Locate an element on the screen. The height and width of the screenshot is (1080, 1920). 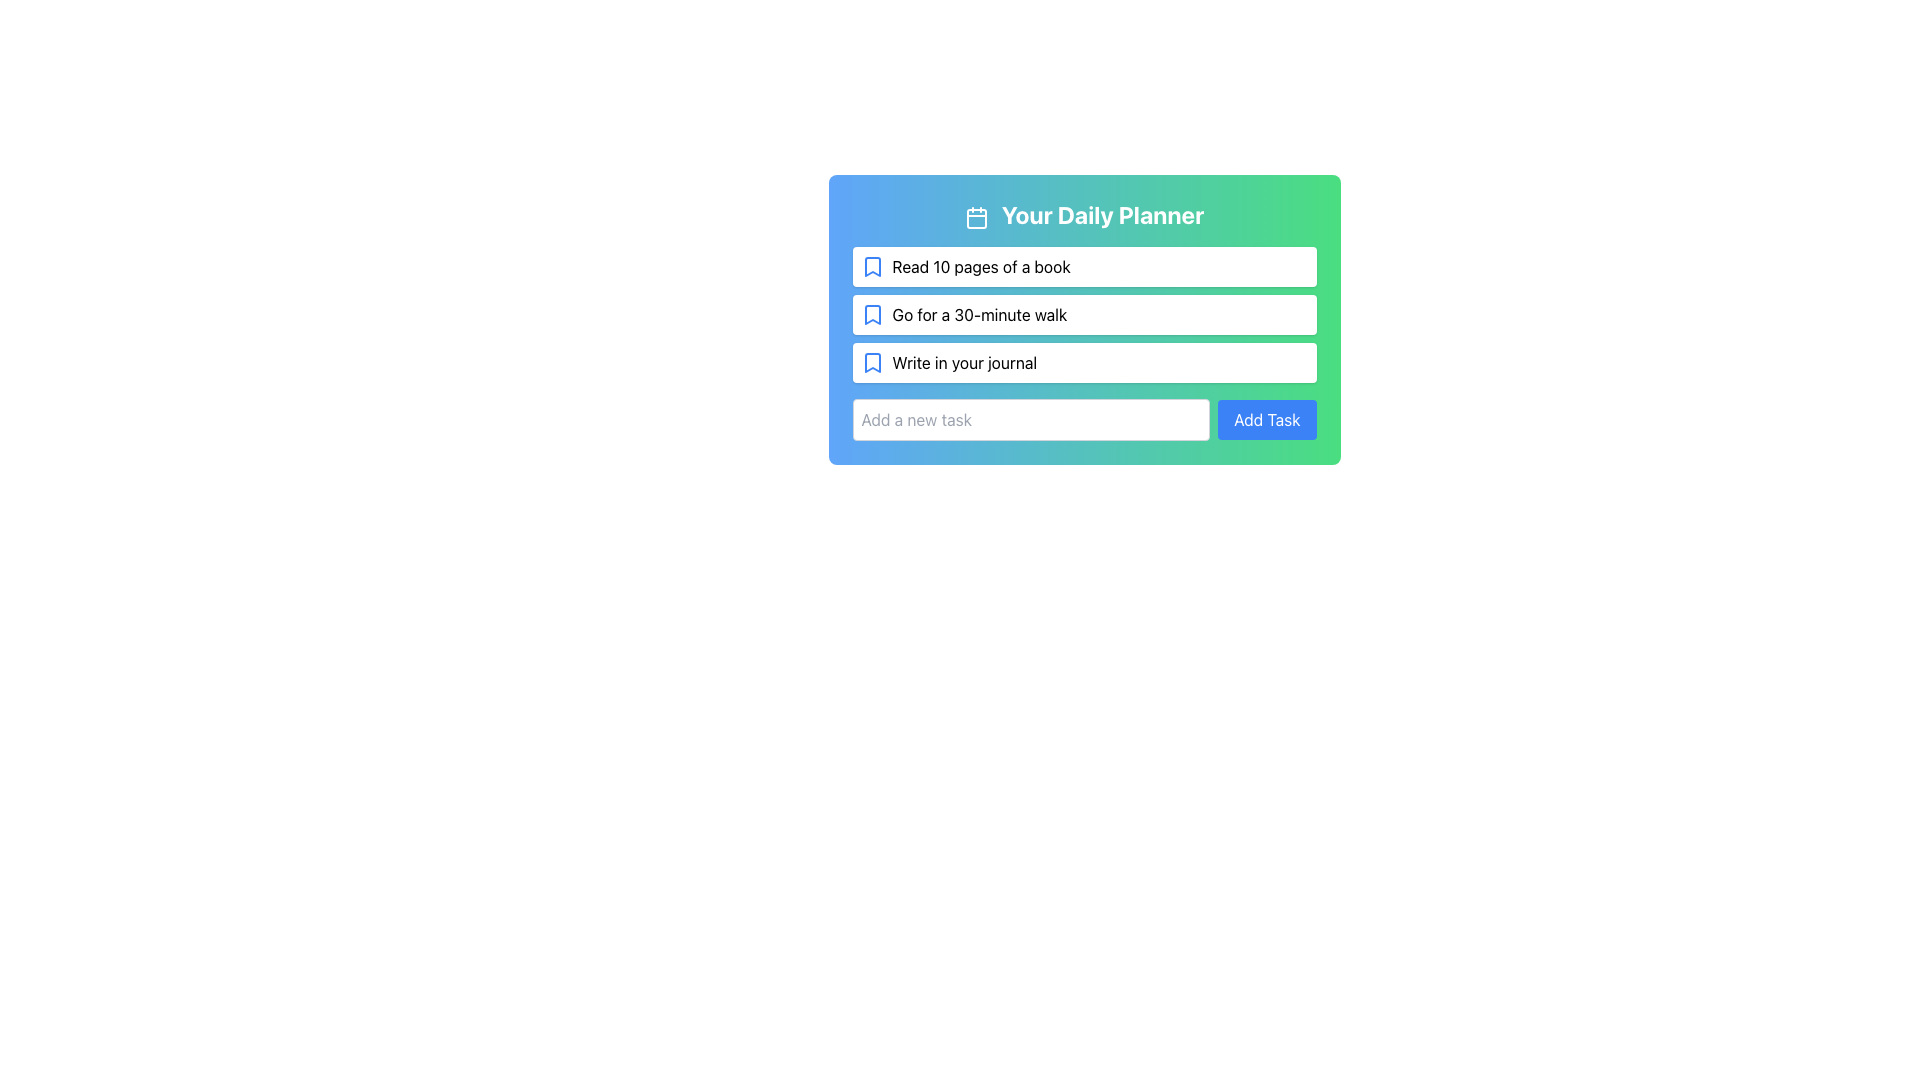
the middle task item in the 'Your Daily Planner' section that identifies the task 'Go for a 30-minute walk' is located at coordinates (1083, 315).